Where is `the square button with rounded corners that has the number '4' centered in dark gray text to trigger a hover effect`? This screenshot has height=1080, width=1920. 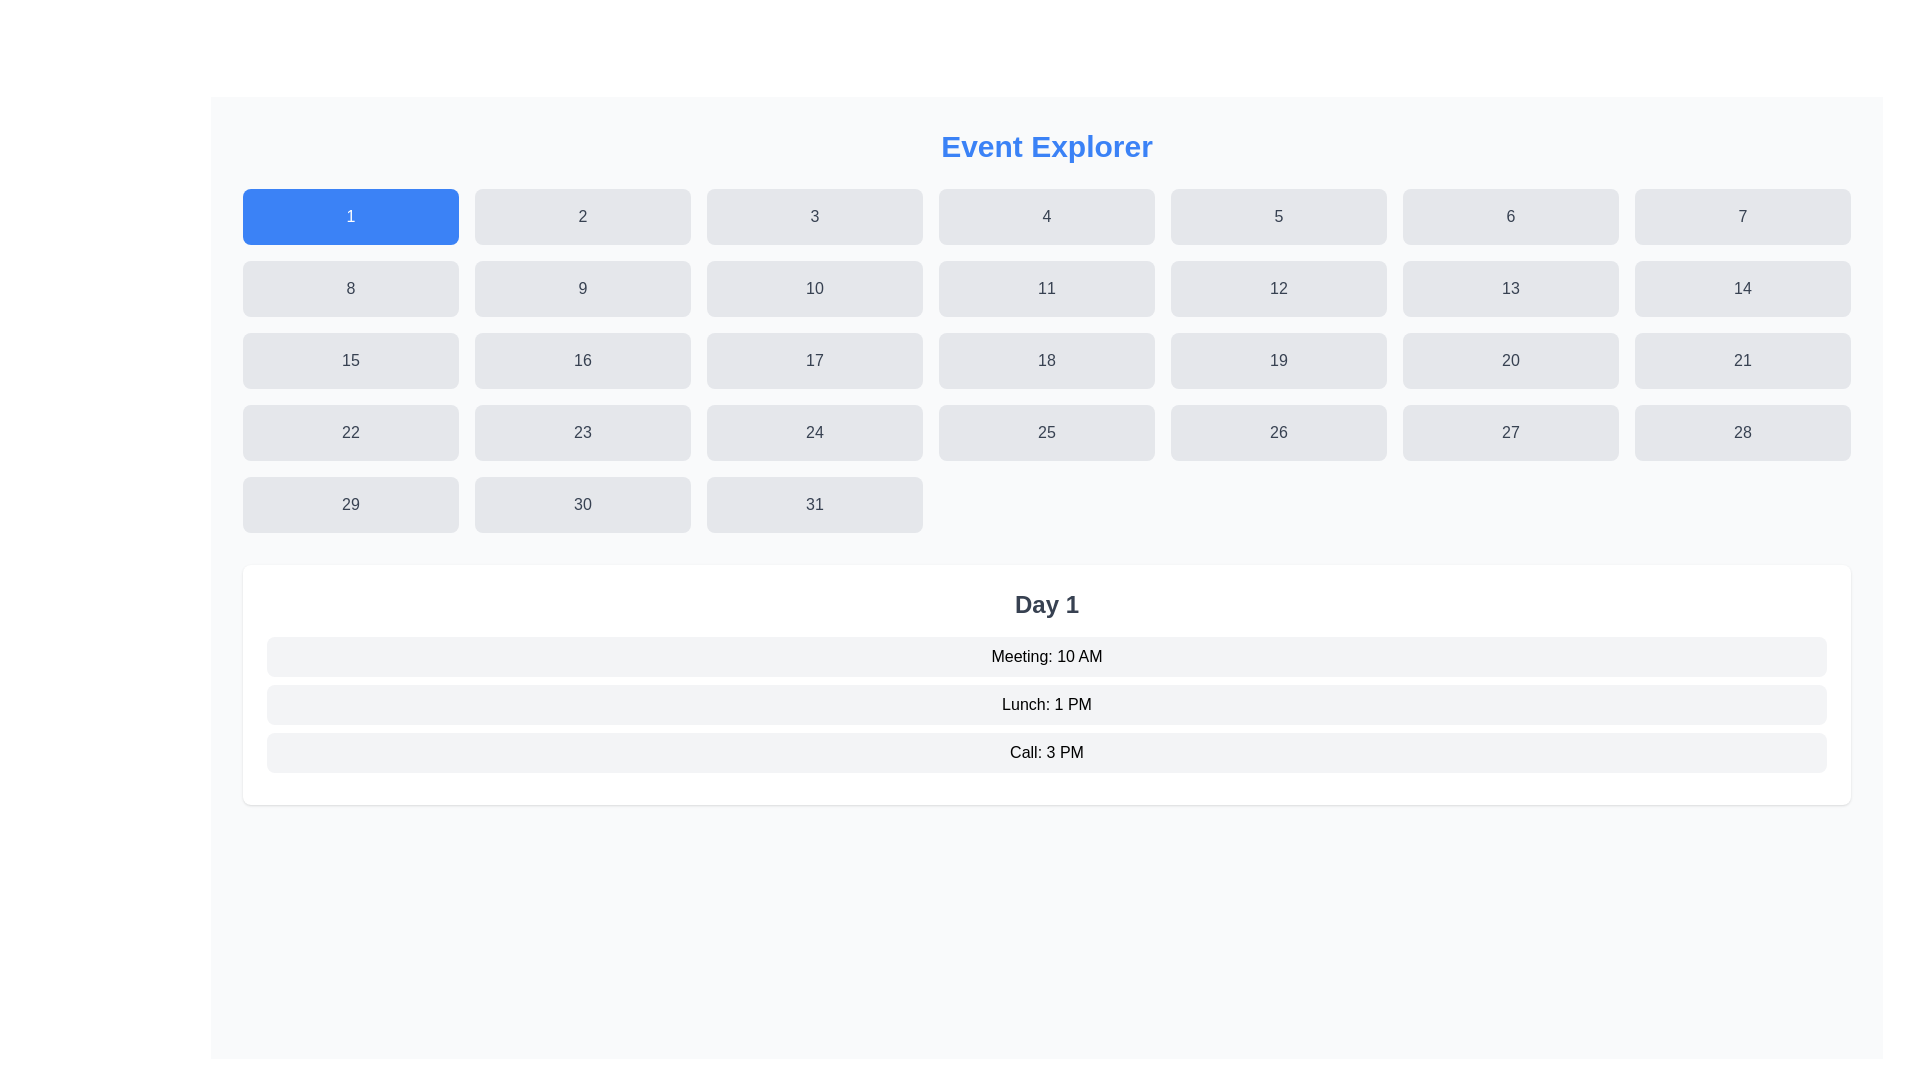
the square button with rounded corners that has the number '4' centered in dark gray text to trigger a hover effect is located at coordinates (1045, 216).